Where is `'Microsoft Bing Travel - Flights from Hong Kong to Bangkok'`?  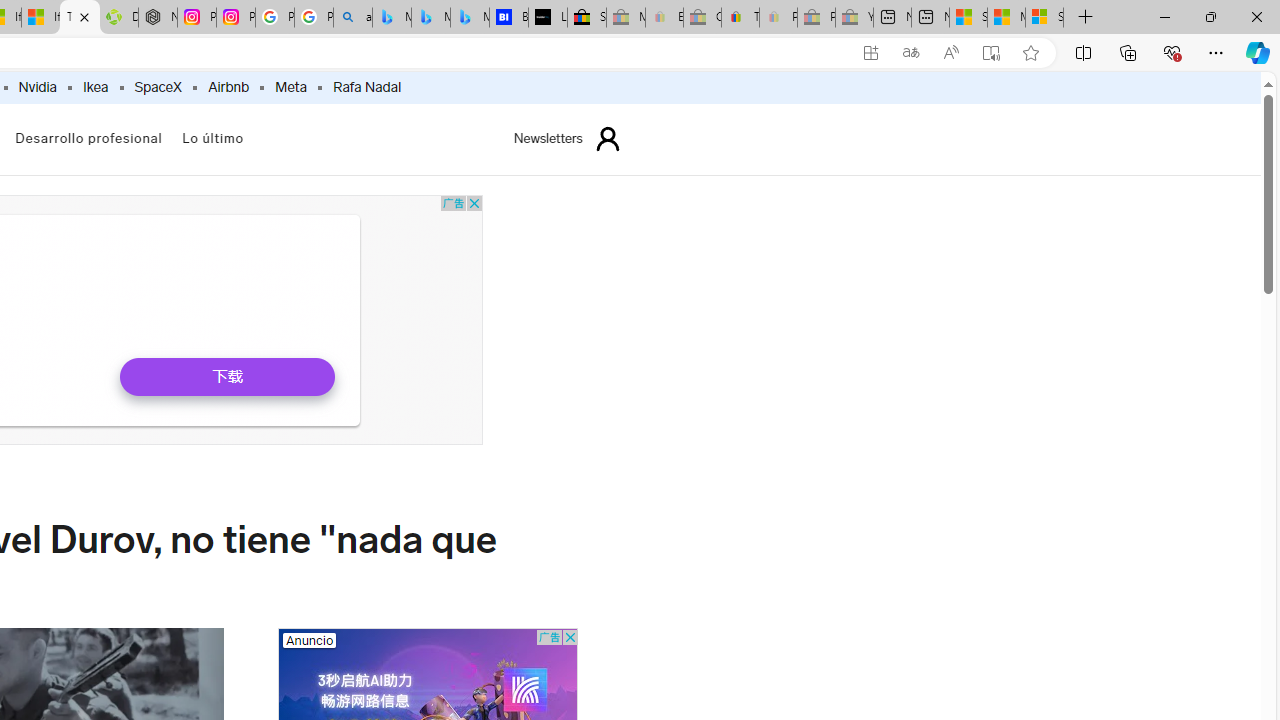 'Microsoft Bing Travel - Flights from Hong Kong to Bangkok' is located at coordinates (391, 17).